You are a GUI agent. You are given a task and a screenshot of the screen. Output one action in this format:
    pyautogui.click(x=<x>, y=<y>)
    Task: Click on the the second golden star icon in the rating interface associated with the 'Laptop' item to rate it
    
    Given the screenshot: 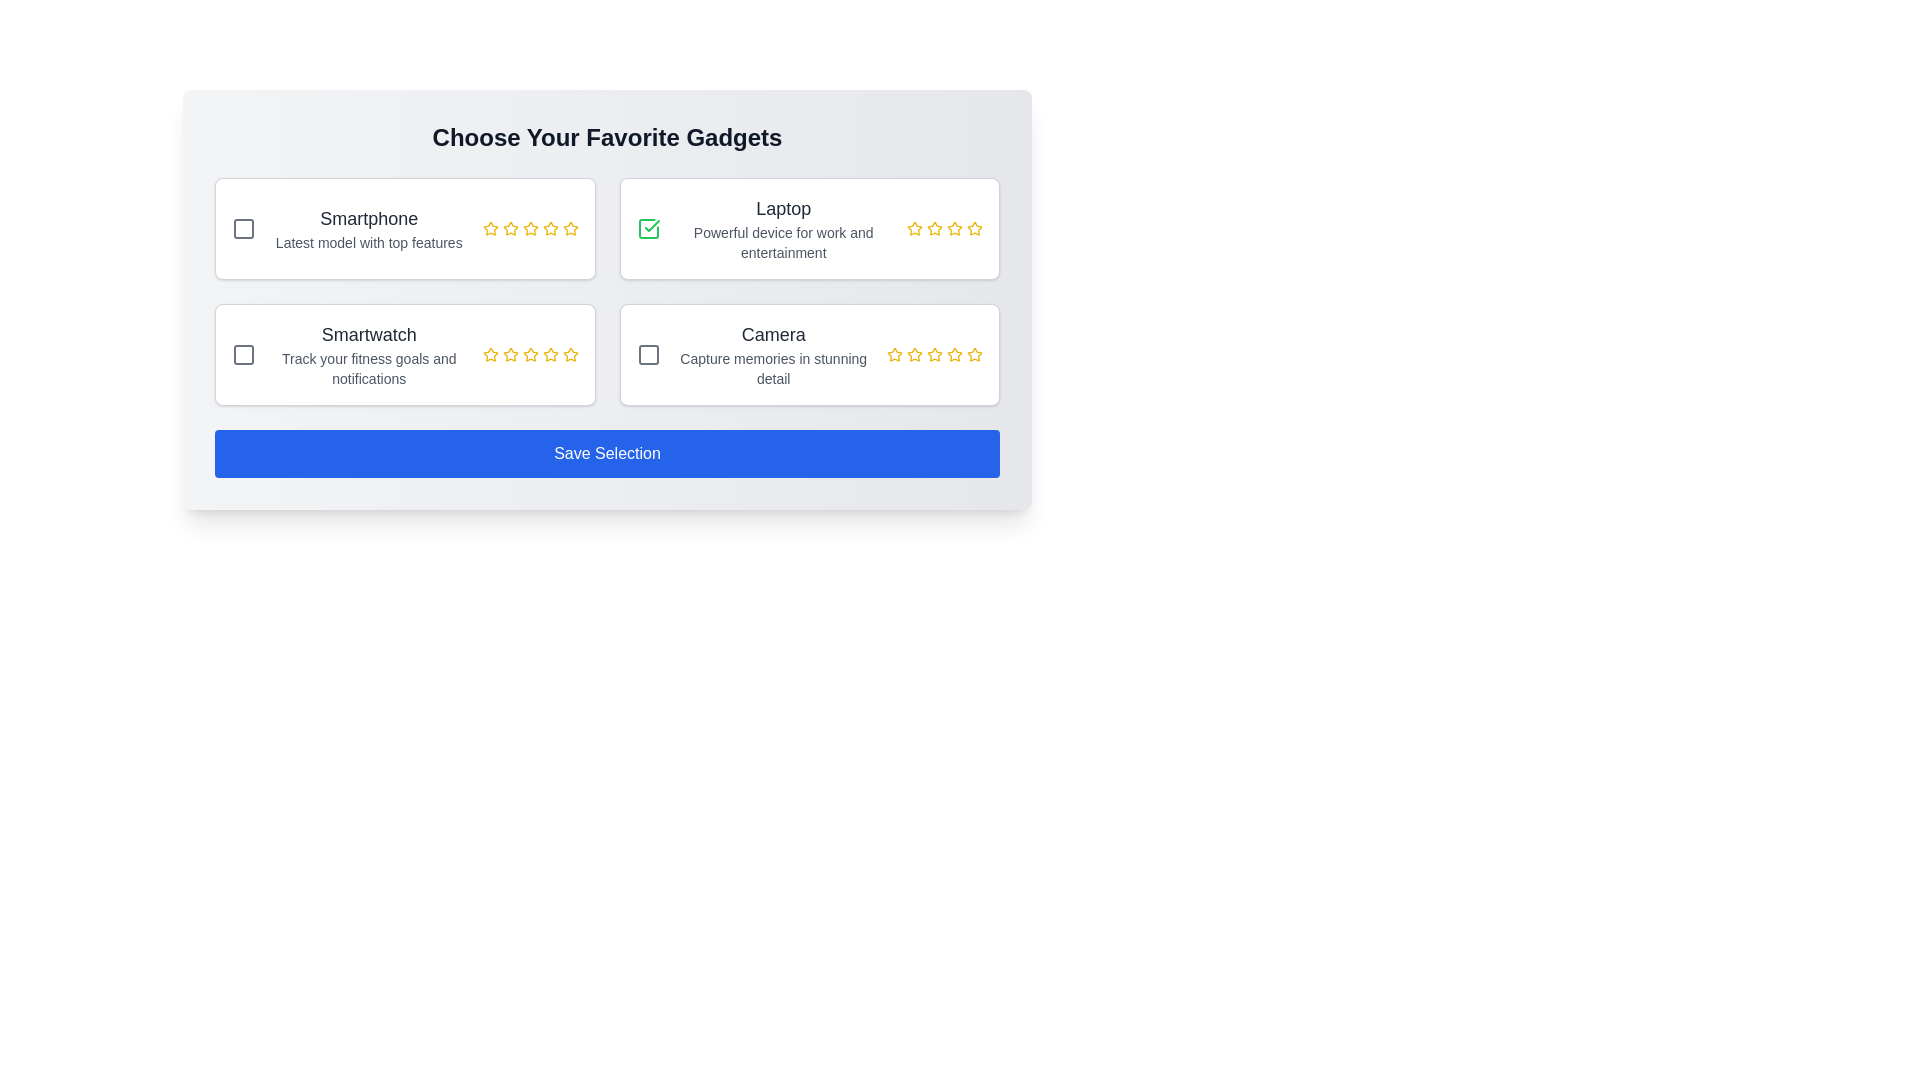 What is the action you would take?
    pyautogui.click(x=933, y=226)
    